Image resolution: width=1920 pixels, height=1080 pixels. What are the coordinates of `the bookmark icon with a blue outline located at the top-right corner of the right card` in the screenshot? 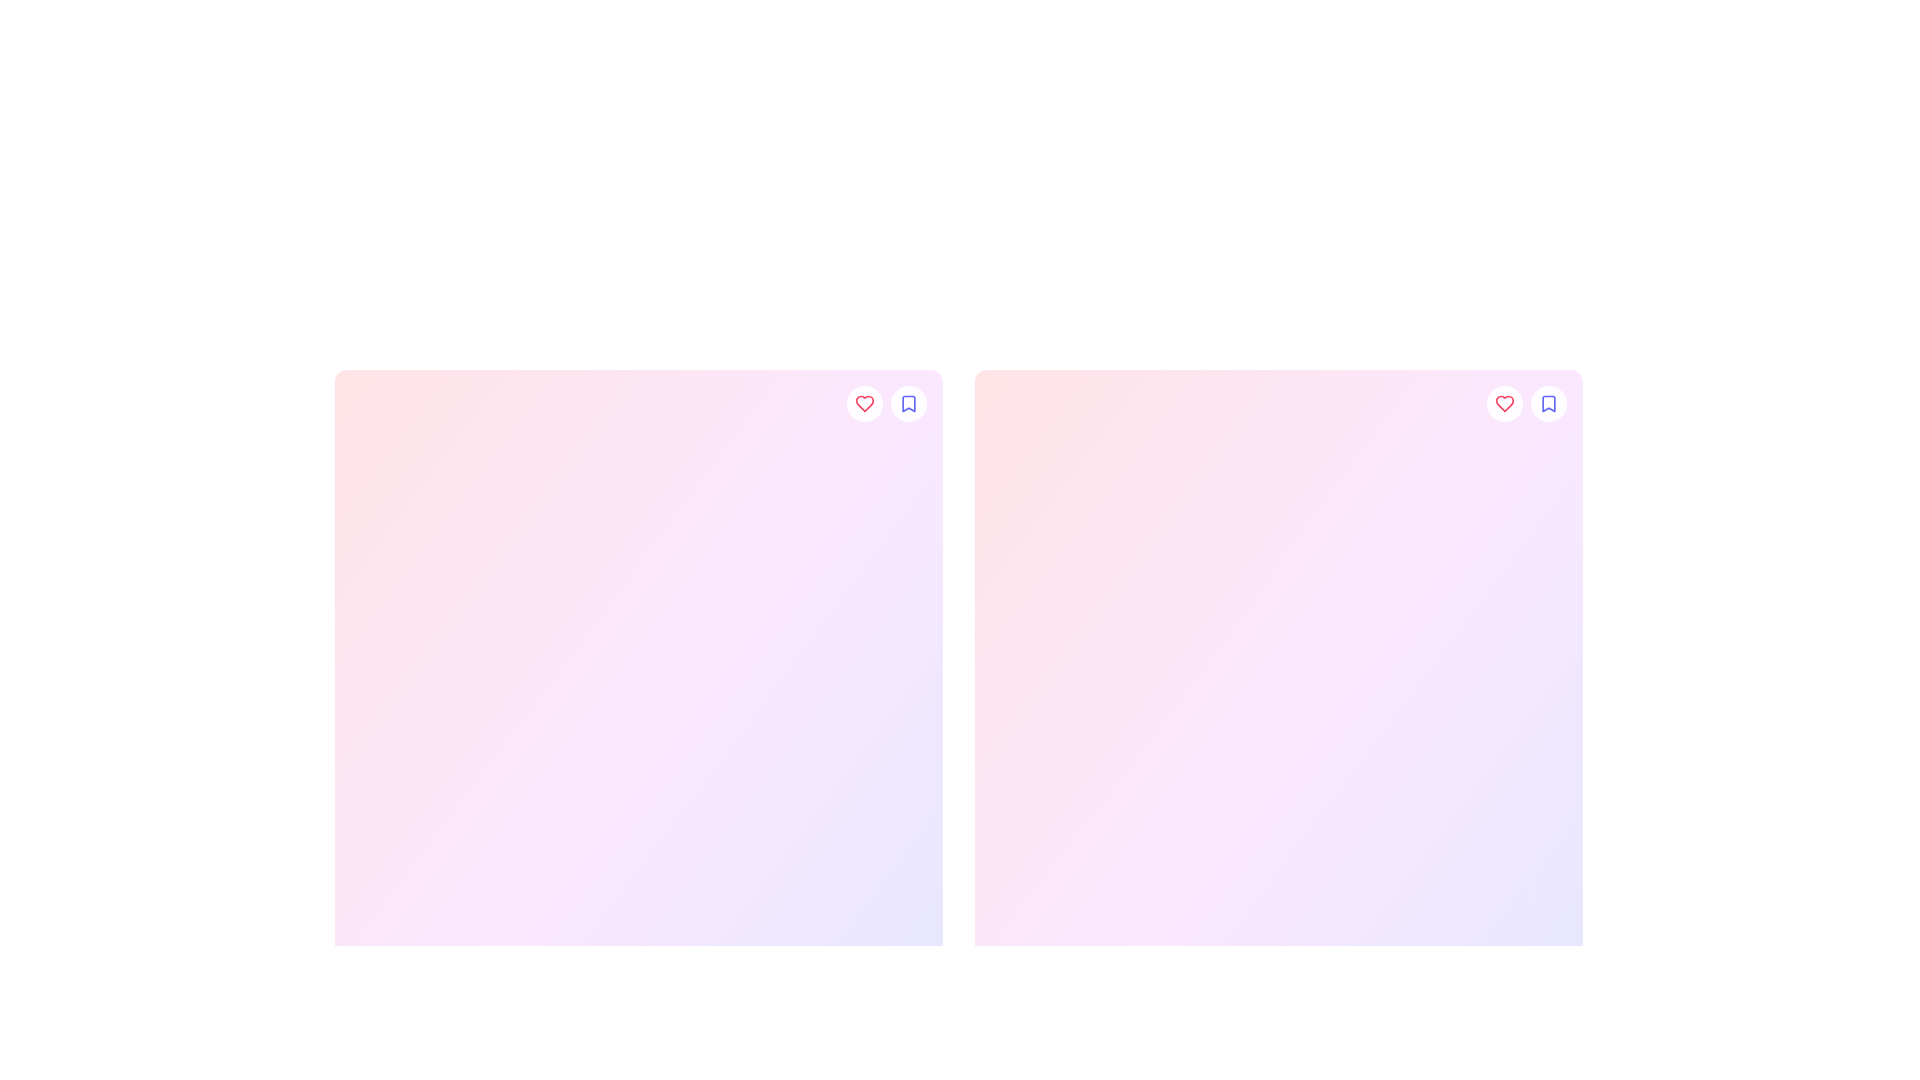 It's located at (1548, 404).